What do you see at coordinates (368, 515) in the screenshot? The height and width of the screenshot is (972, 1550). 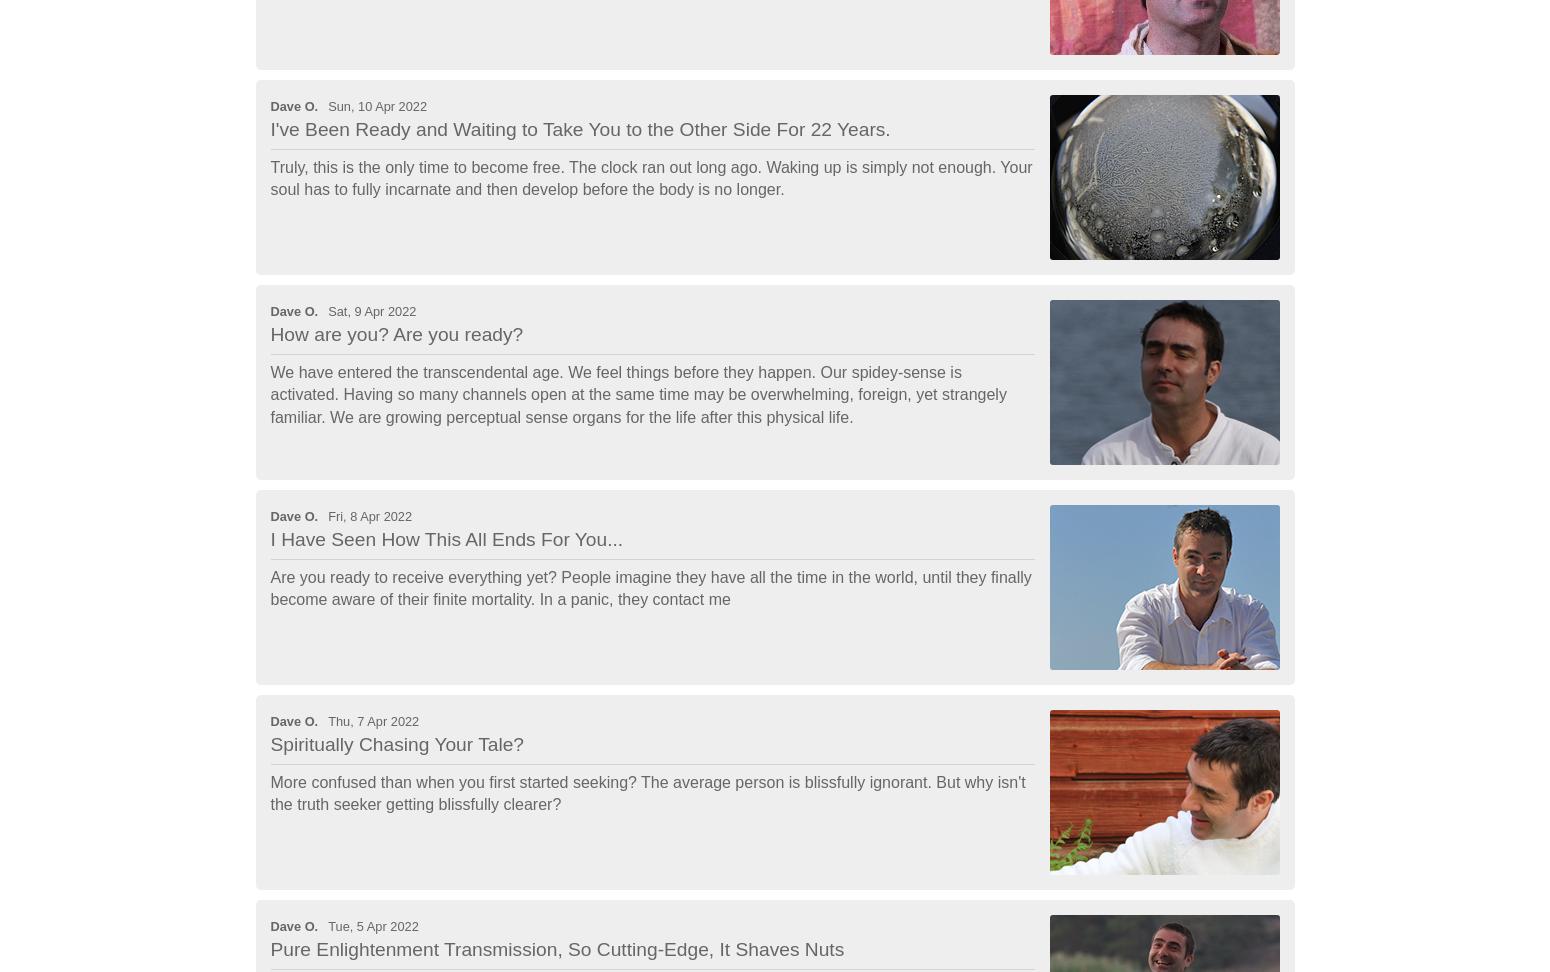 I see `'Fri, 8 Apr 2022'` at bounding box center [368, 515].